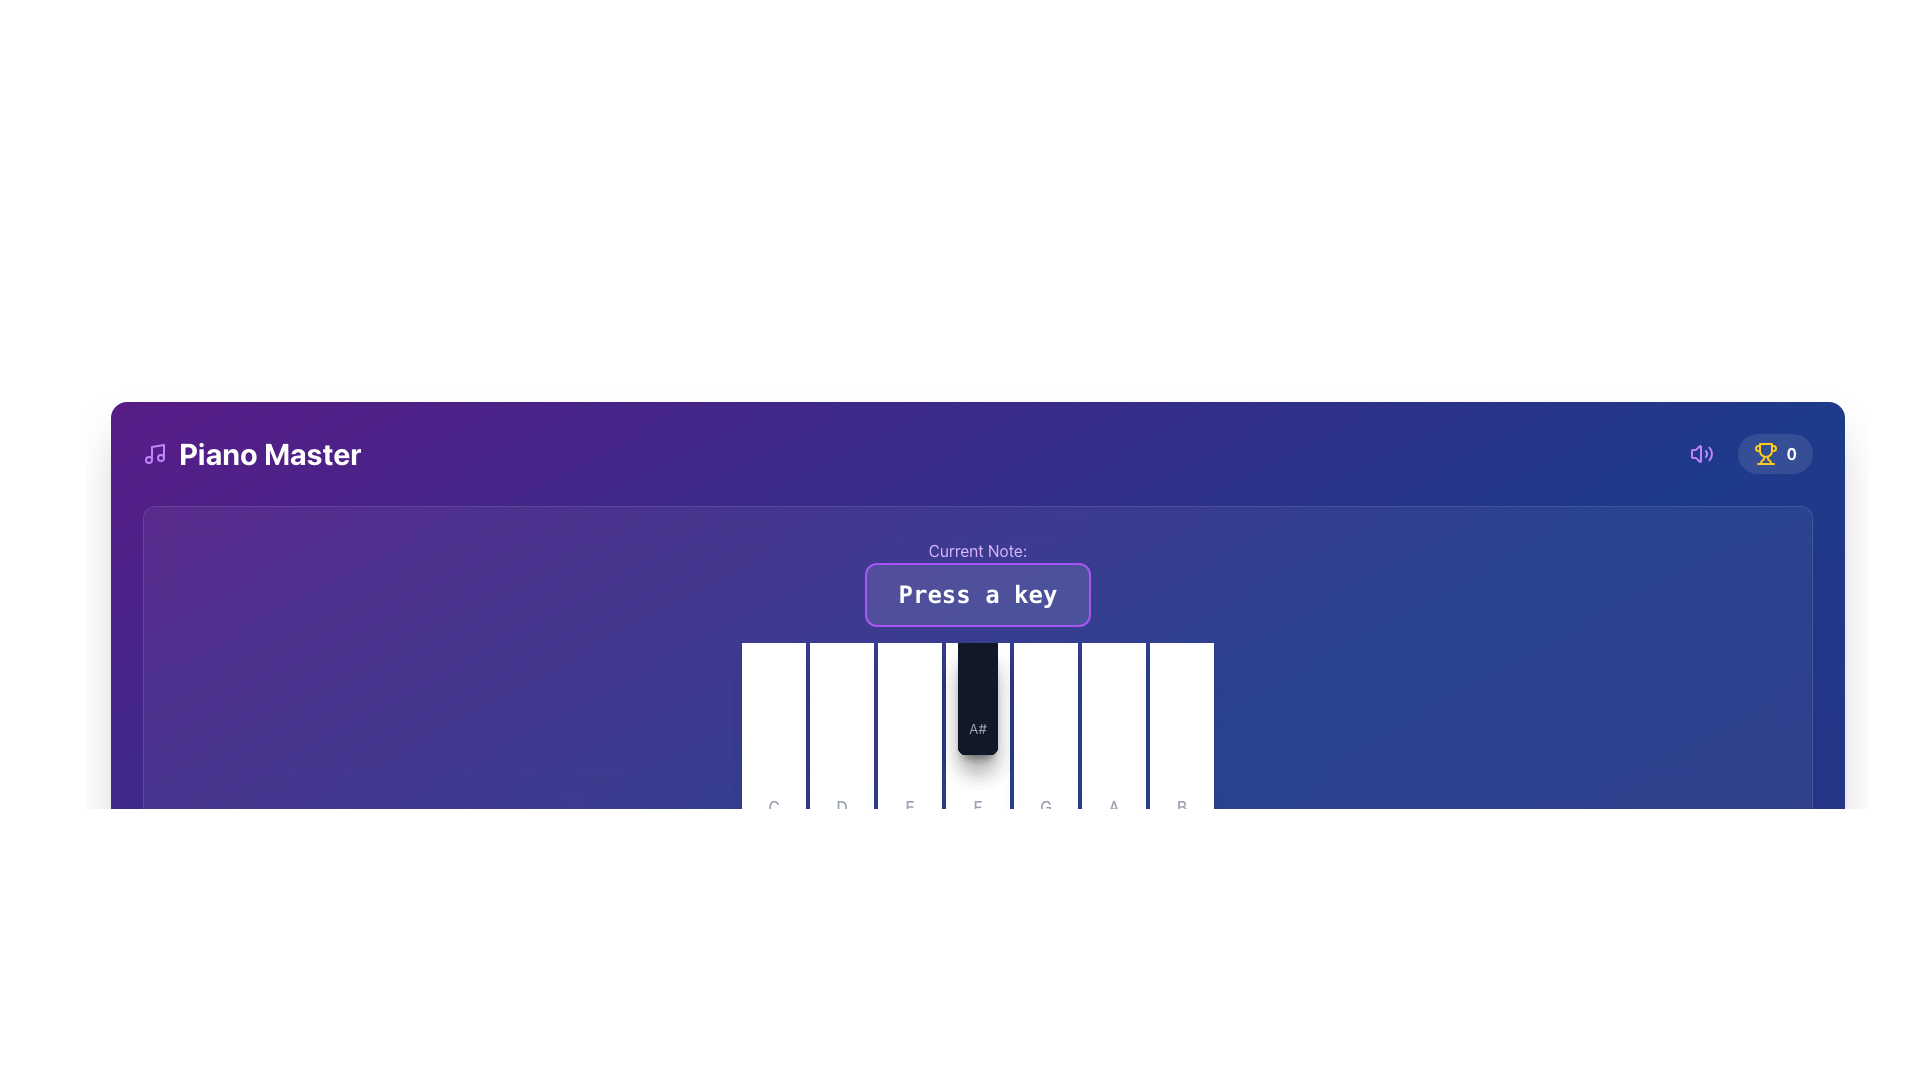 Image resolution: width=1920 pixels, height=1080 pixels. What do you see at coordinates (251, 454) in the screenshot?
I see `the 'Piano Master' text label with icon, which serves as an identifier for the current page or application section` at bounding box center [251, 454].